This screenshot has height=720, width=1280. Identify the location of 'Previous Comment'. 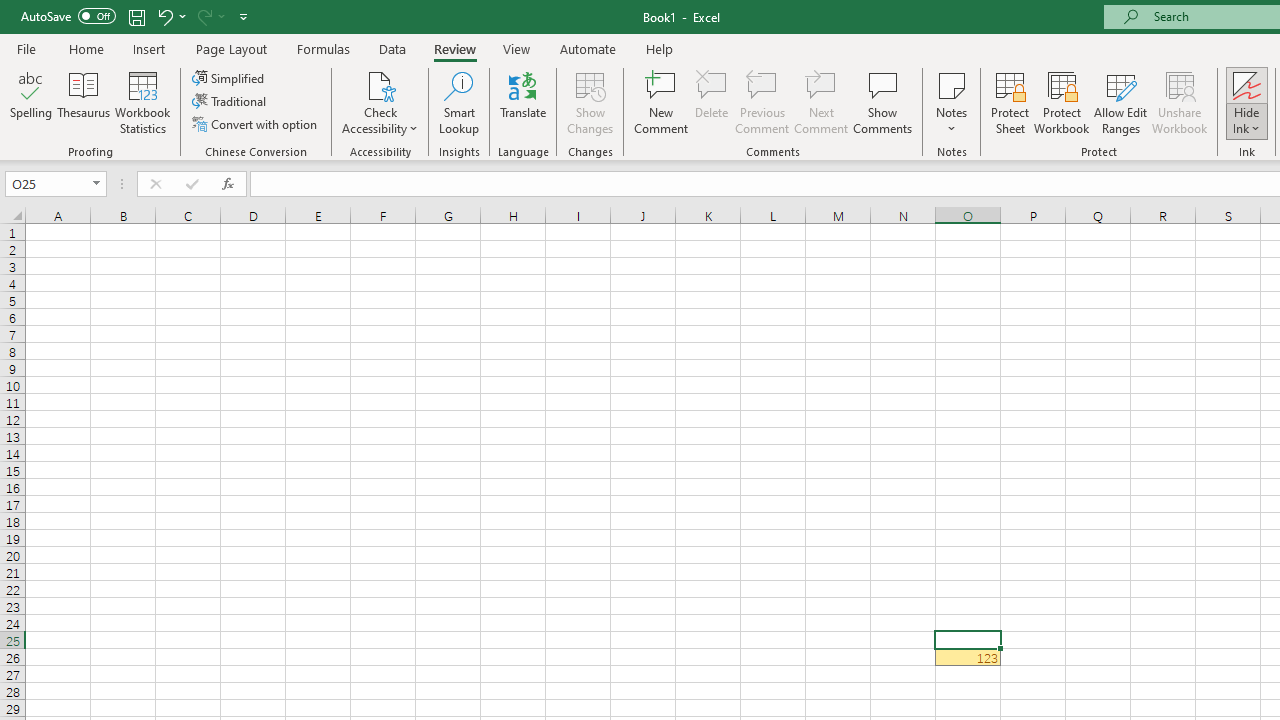
(761, 103).